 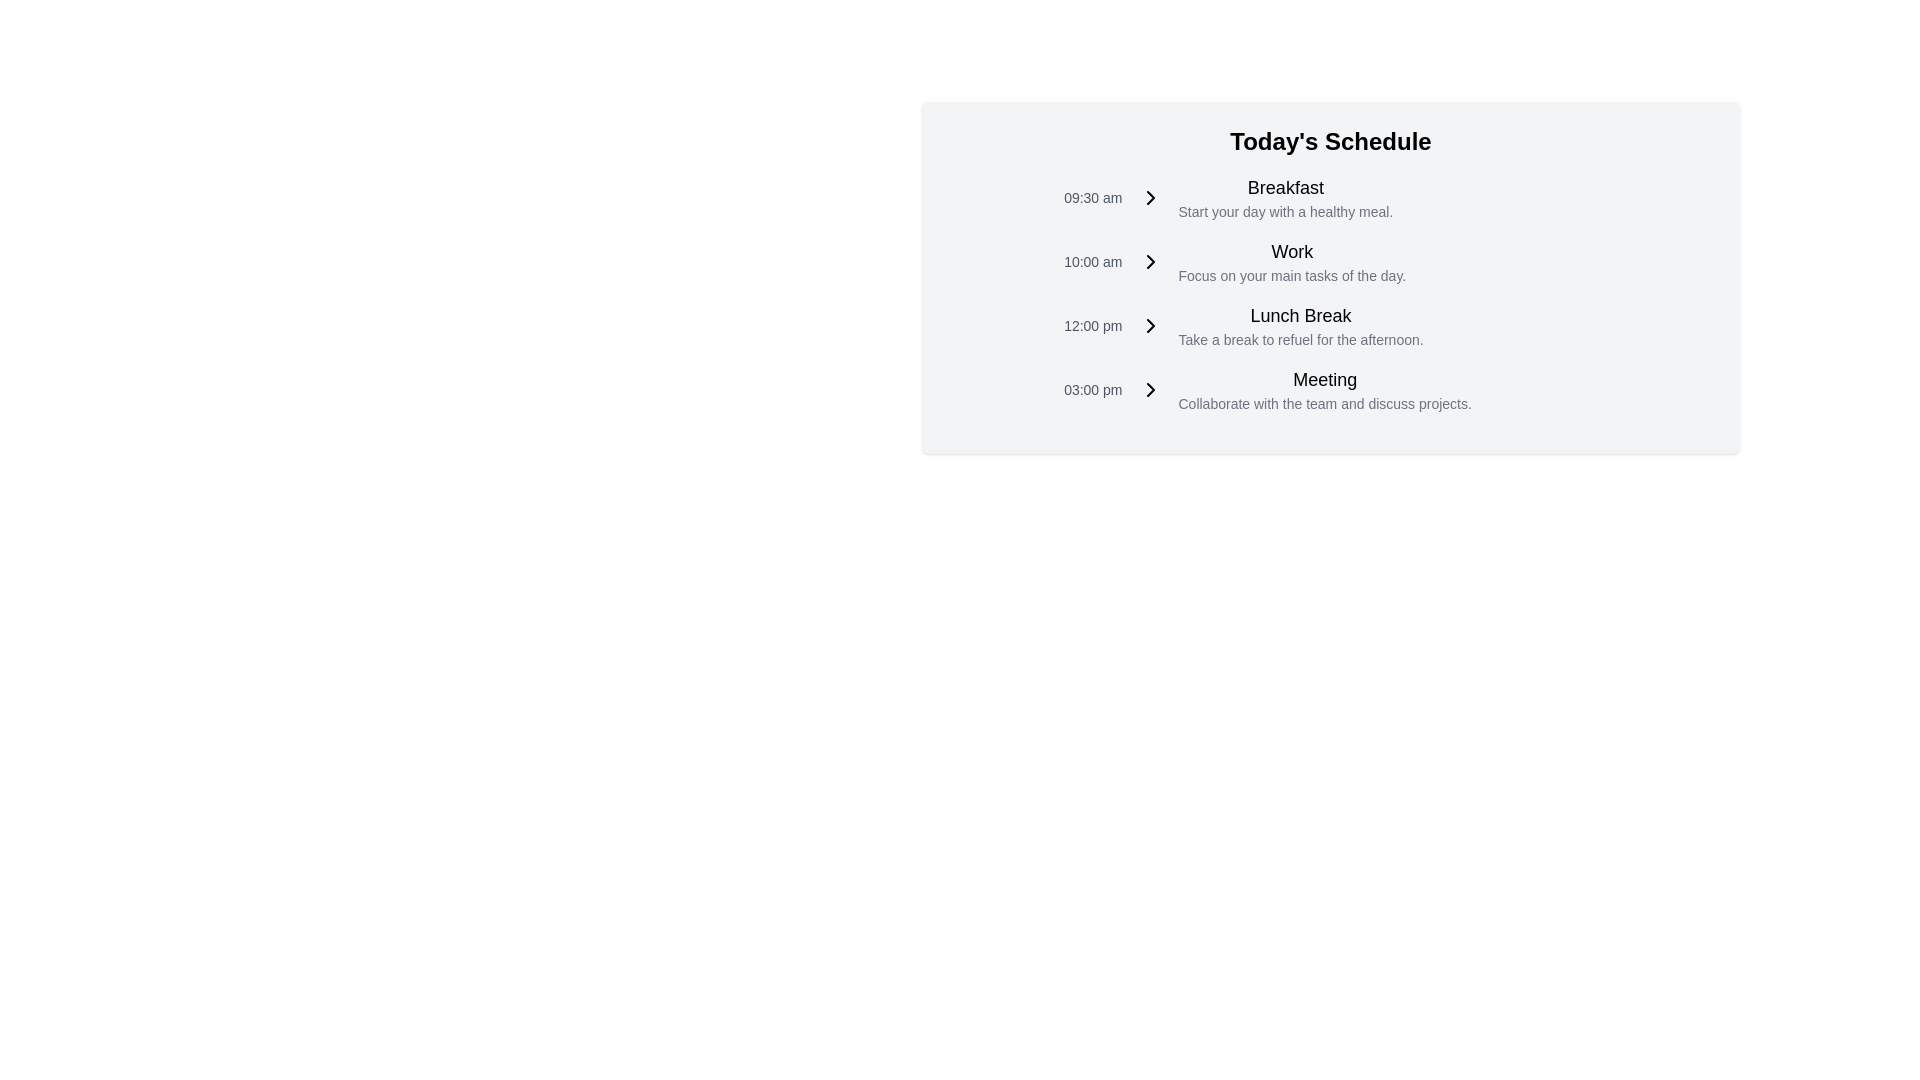 I want to click on the bold text label reading 'Meeting' that is positioned within the schedule interface, located under the 03:00 pm time slot, so click(x=1325, y=380).